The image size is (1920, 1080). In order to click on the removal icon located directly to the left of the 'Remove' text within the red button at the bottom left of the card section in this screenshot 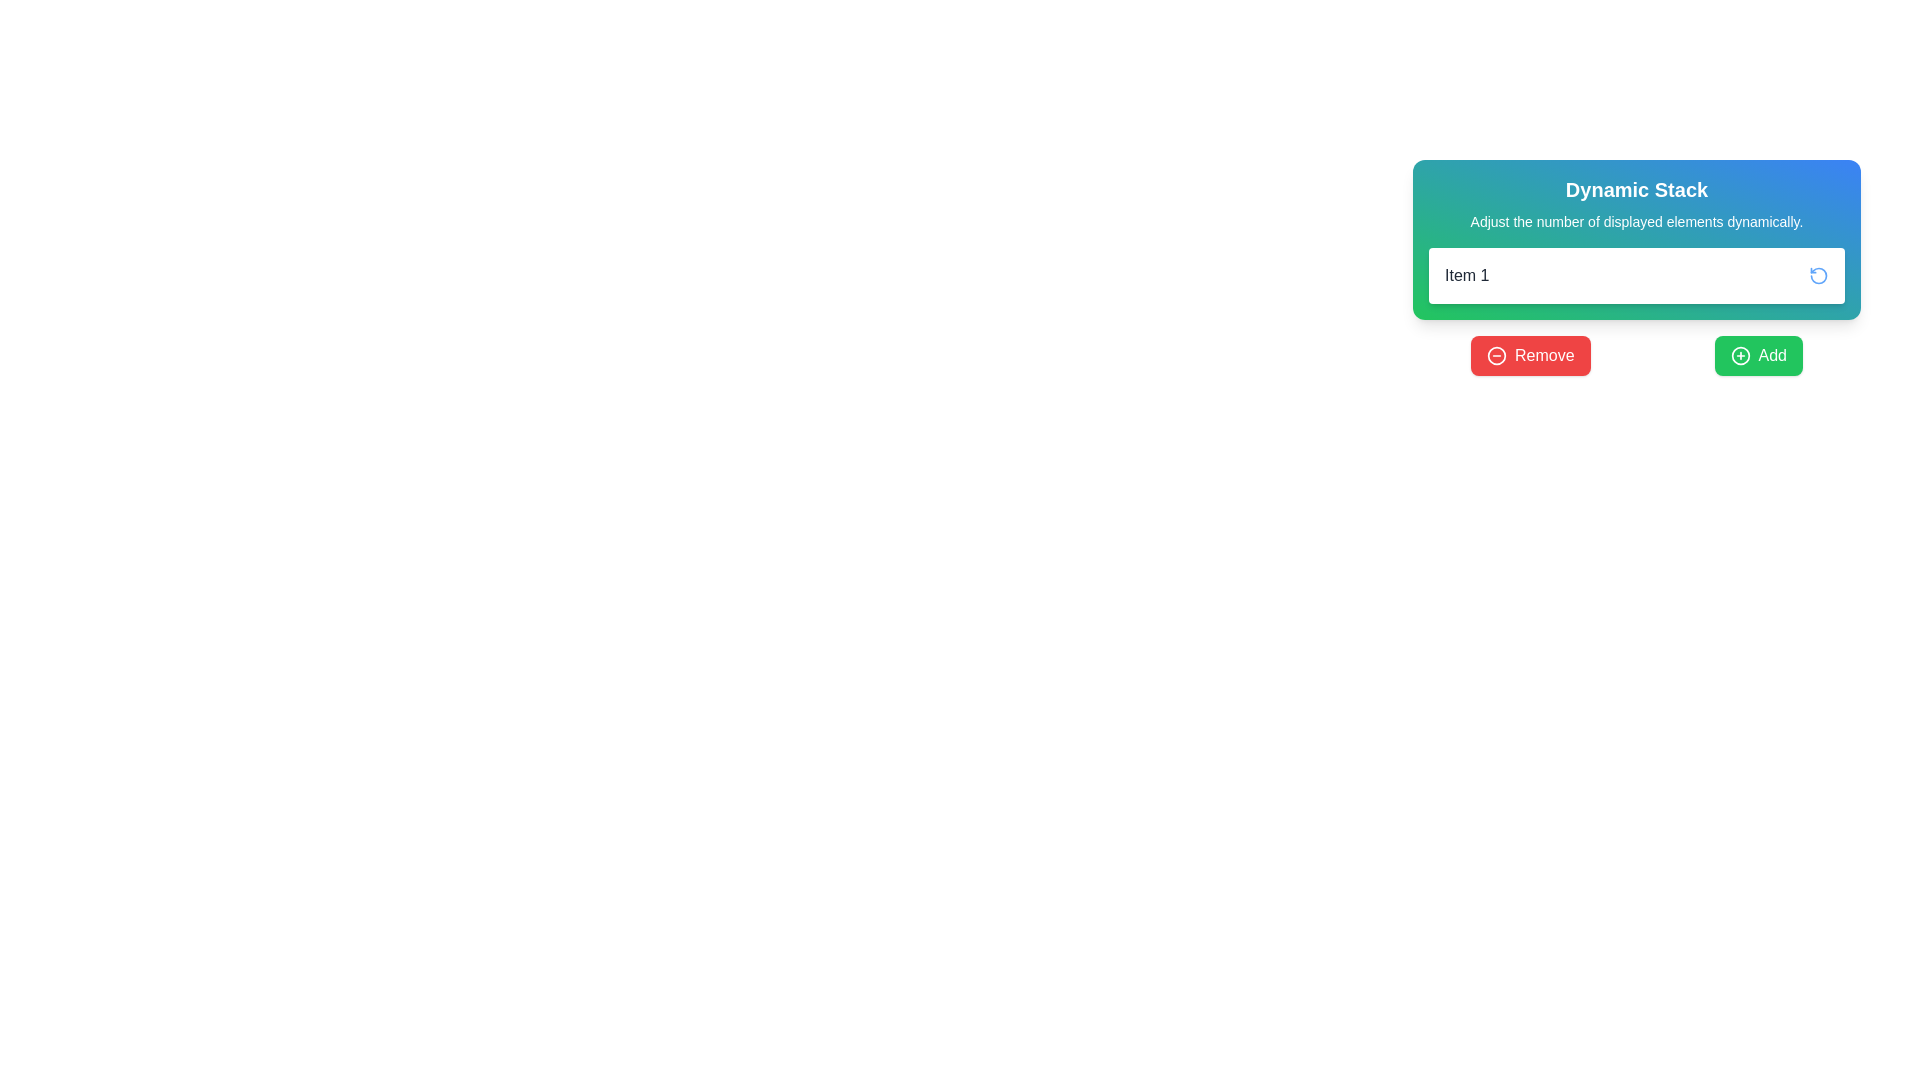, I will do `click(1497, 354)`.